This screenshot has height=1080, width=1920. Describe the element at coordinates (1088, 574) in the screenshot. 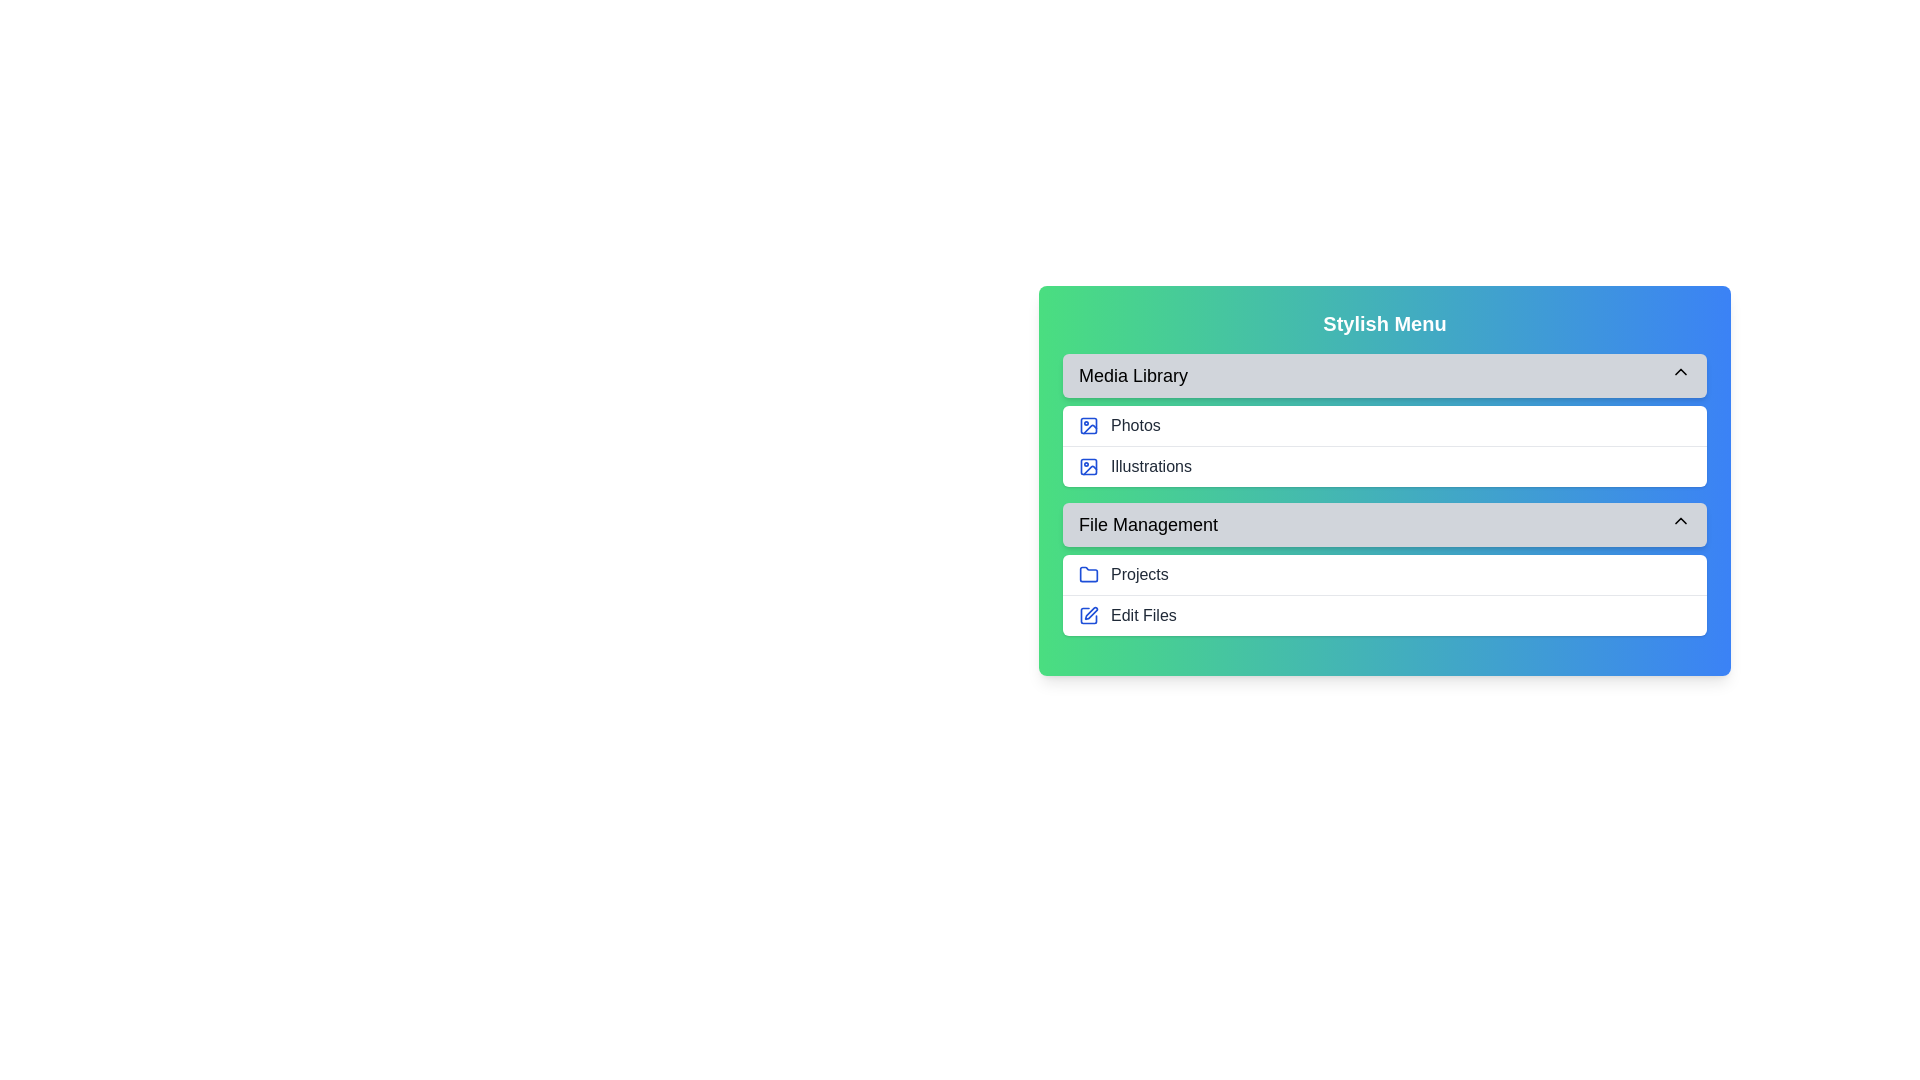

I see `the folder icon located to the left of the 'Projects' label in the 'File Management' section` at that location.